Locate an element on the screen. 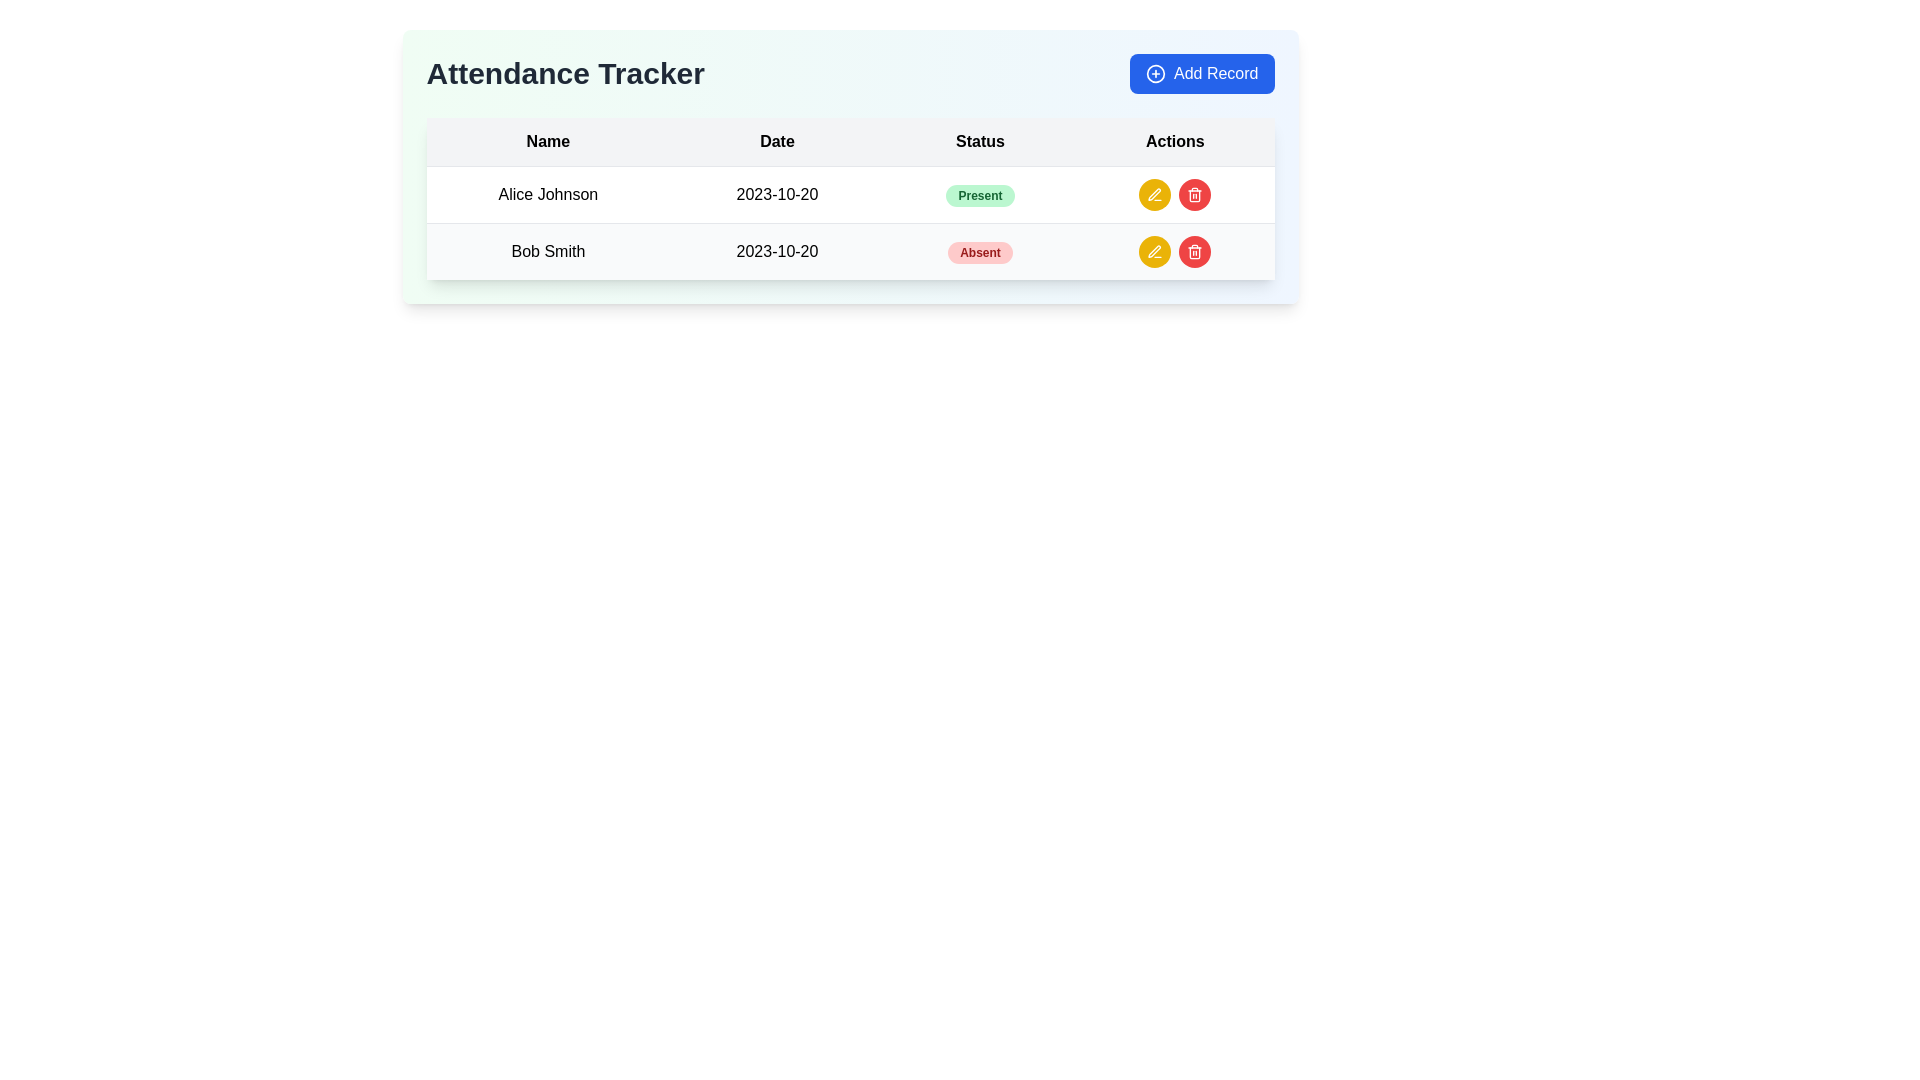  the 'Name' text label, which is the first header in a table-like structure, located immediately to the right of the title 'Attendance Tracker' is located at coordinates (548, 141).